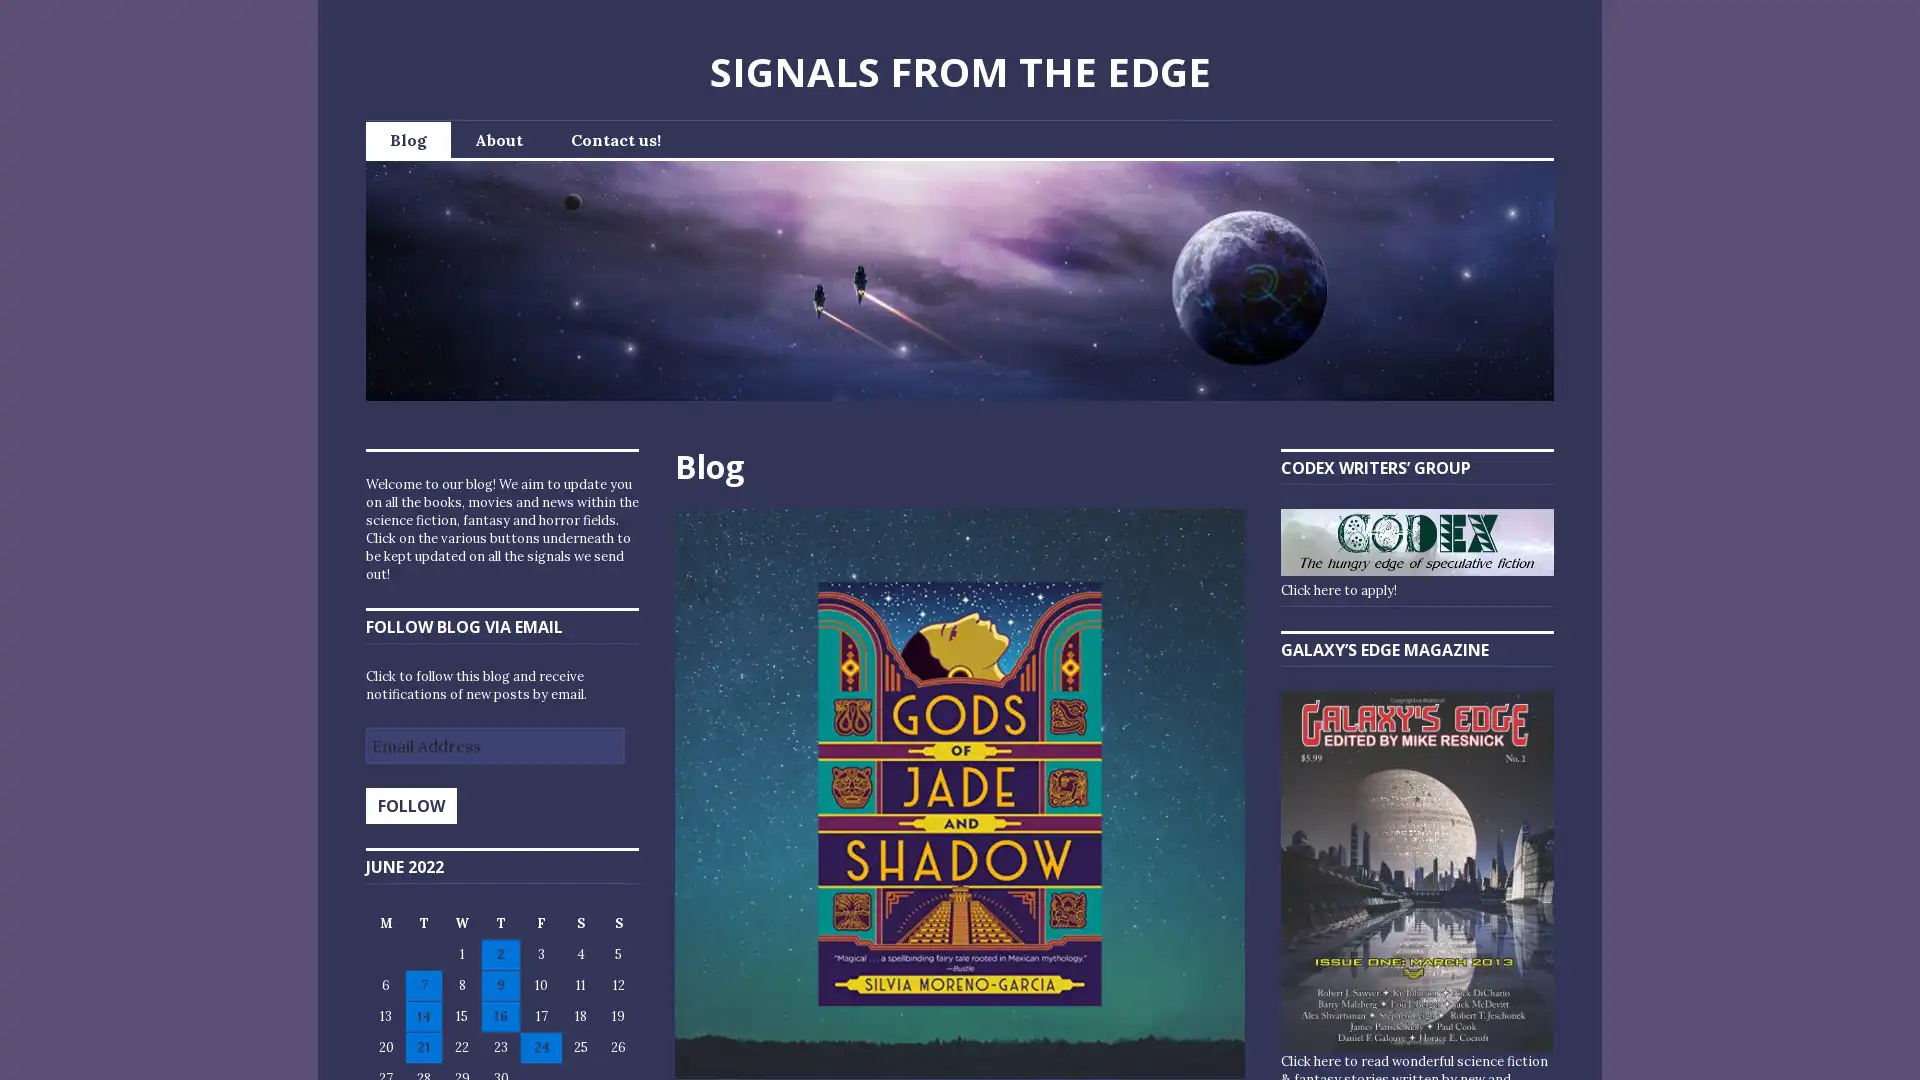 The height and width of the screenshot is (1080, 1920). Describe the element at coordinates (410, 805) in the screenshot. I see `FOLLOW` at that location.